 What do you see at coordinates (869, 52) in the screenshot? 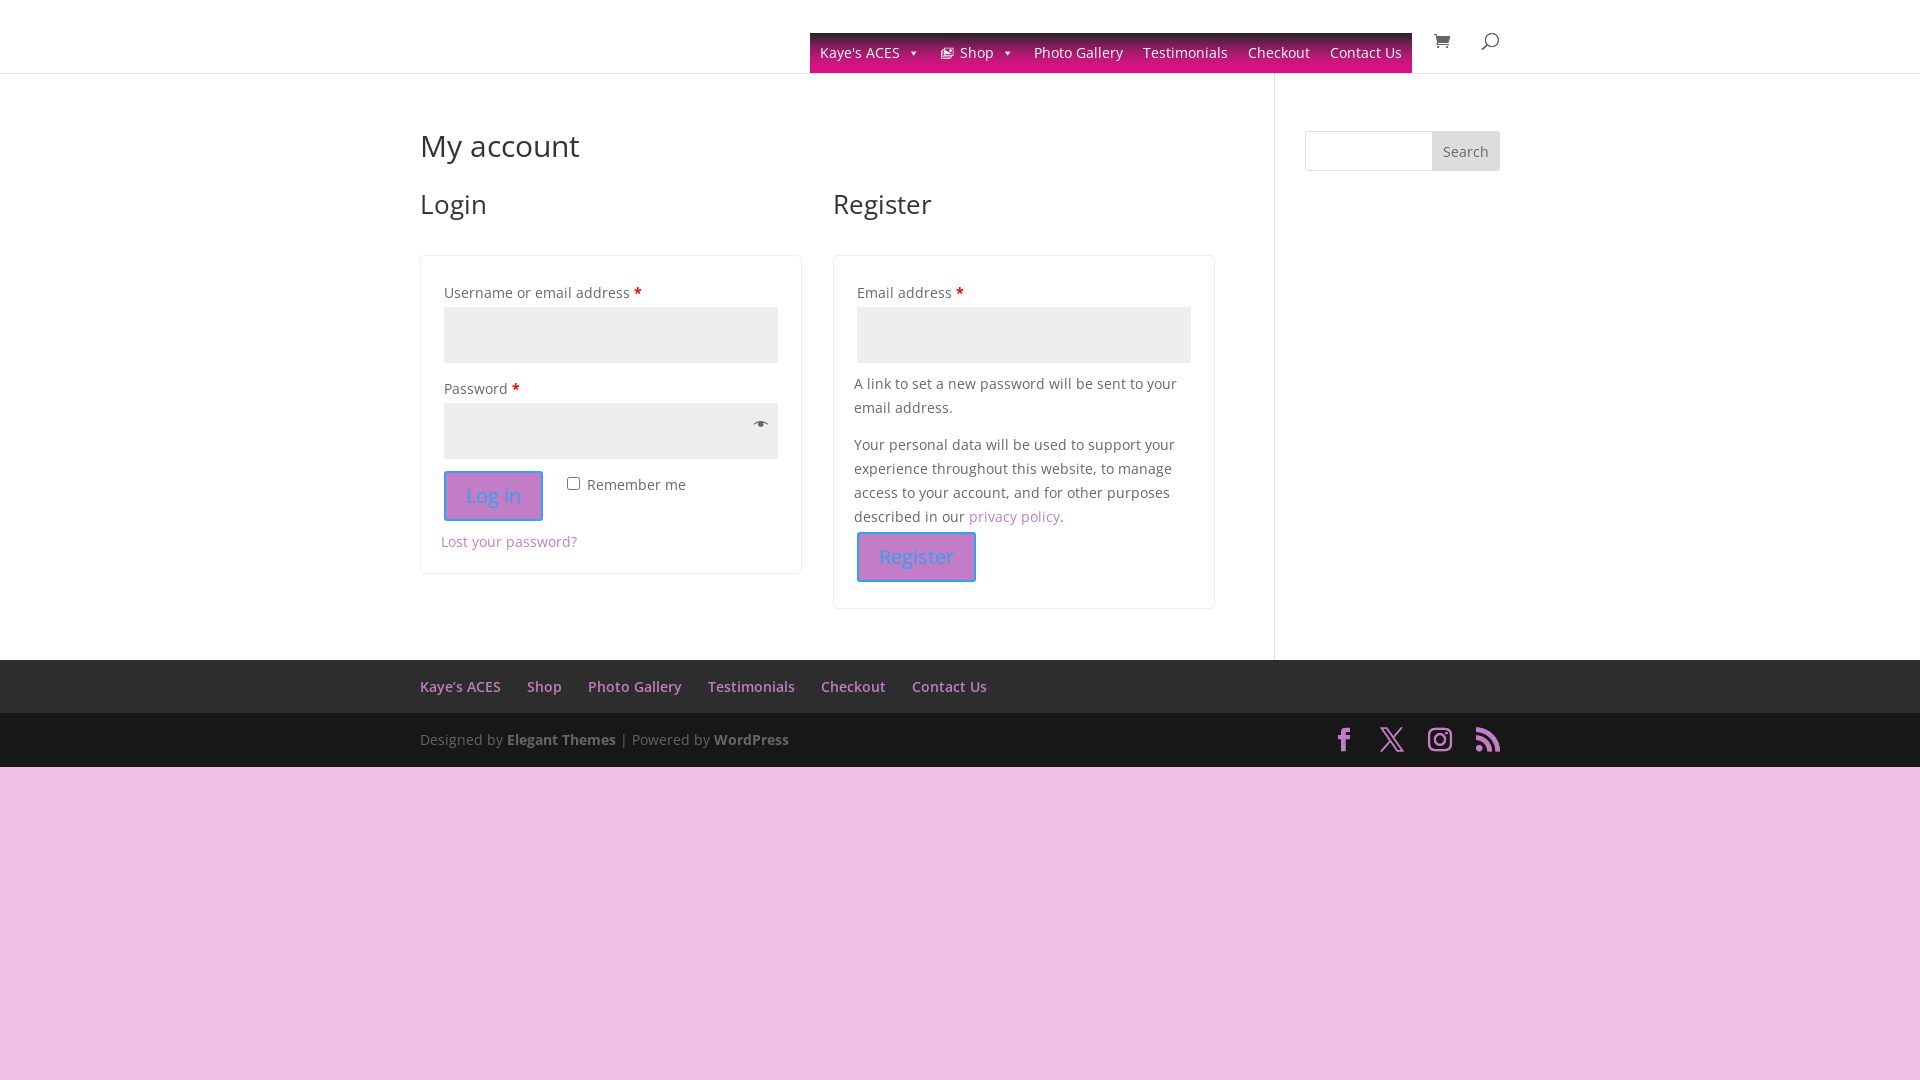
I see `'Kaye's ACES'` at bounding box center [869, 52].